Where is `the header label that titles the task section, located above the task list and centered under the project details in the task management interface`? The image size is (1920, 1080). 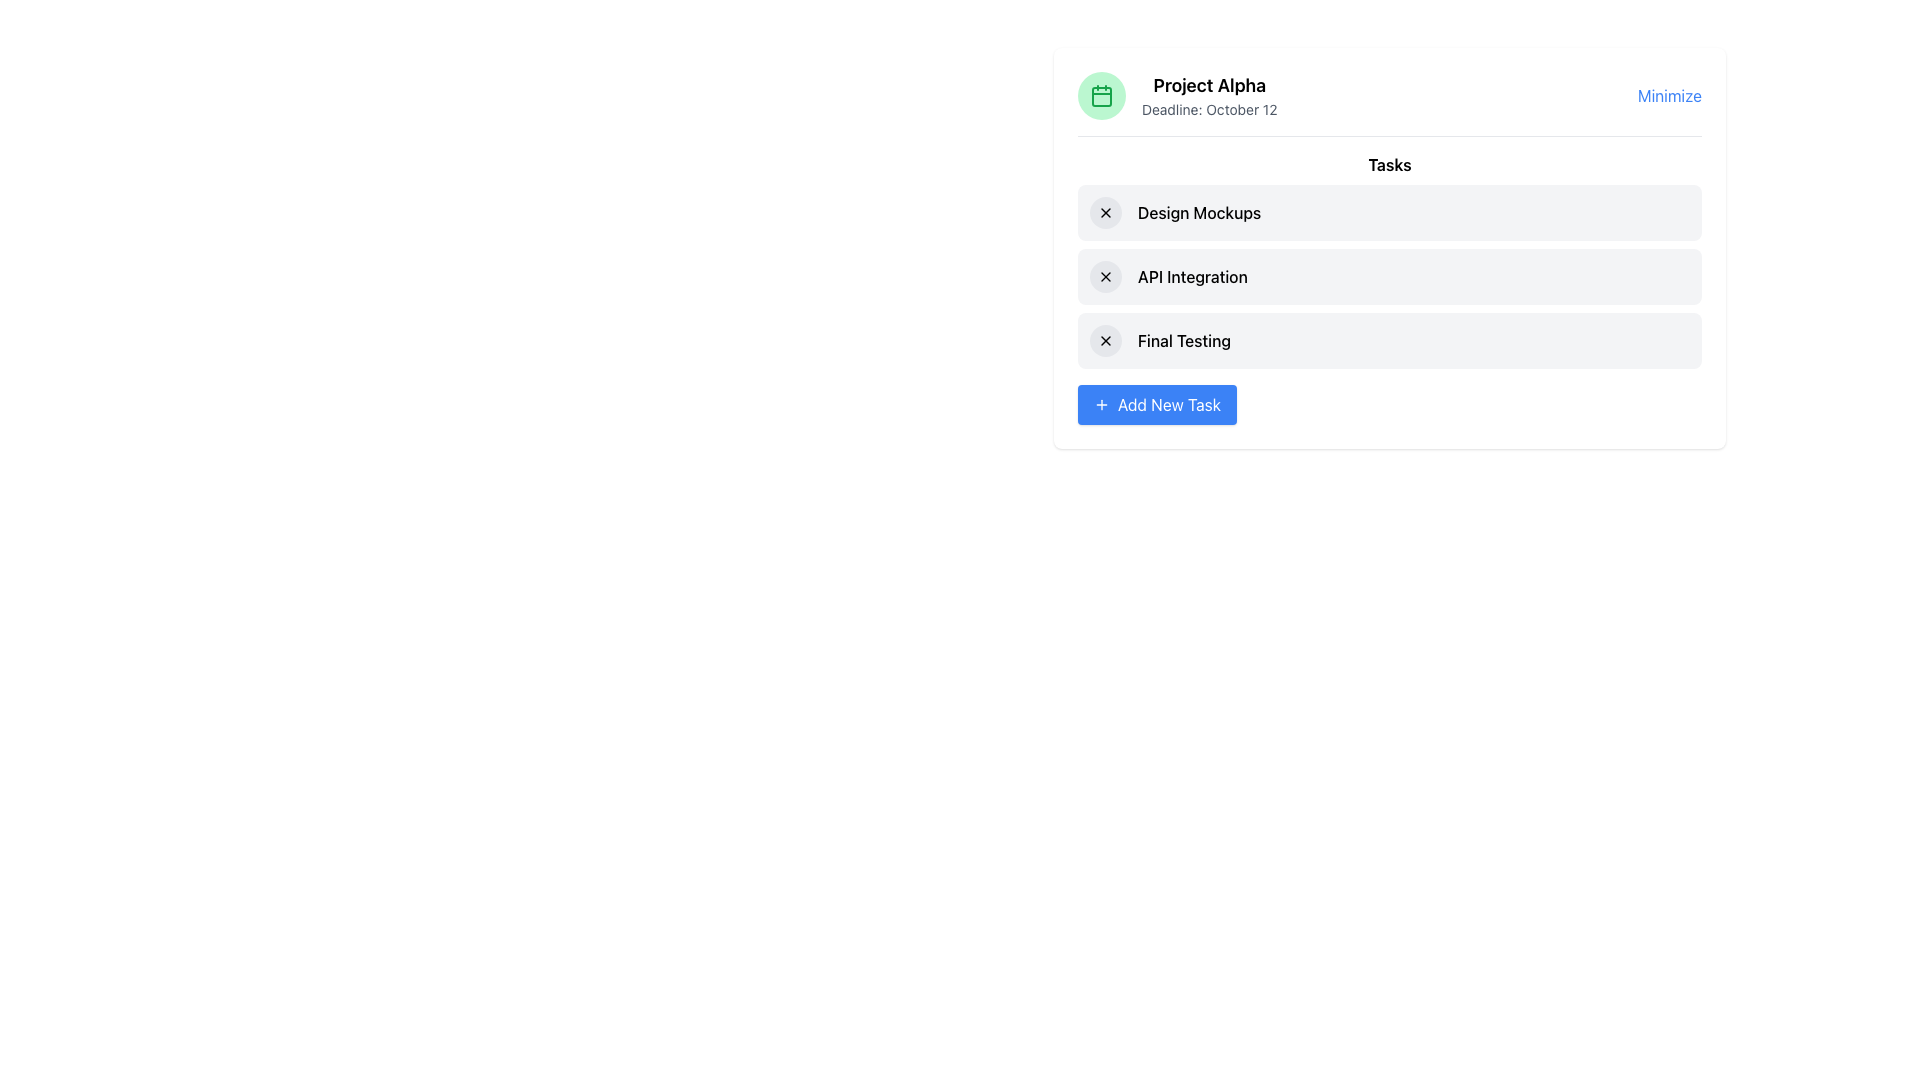
the header label that titles the task section, located above the task list and centered under the project details in the task management interface is located at coordinates (1389, 164).